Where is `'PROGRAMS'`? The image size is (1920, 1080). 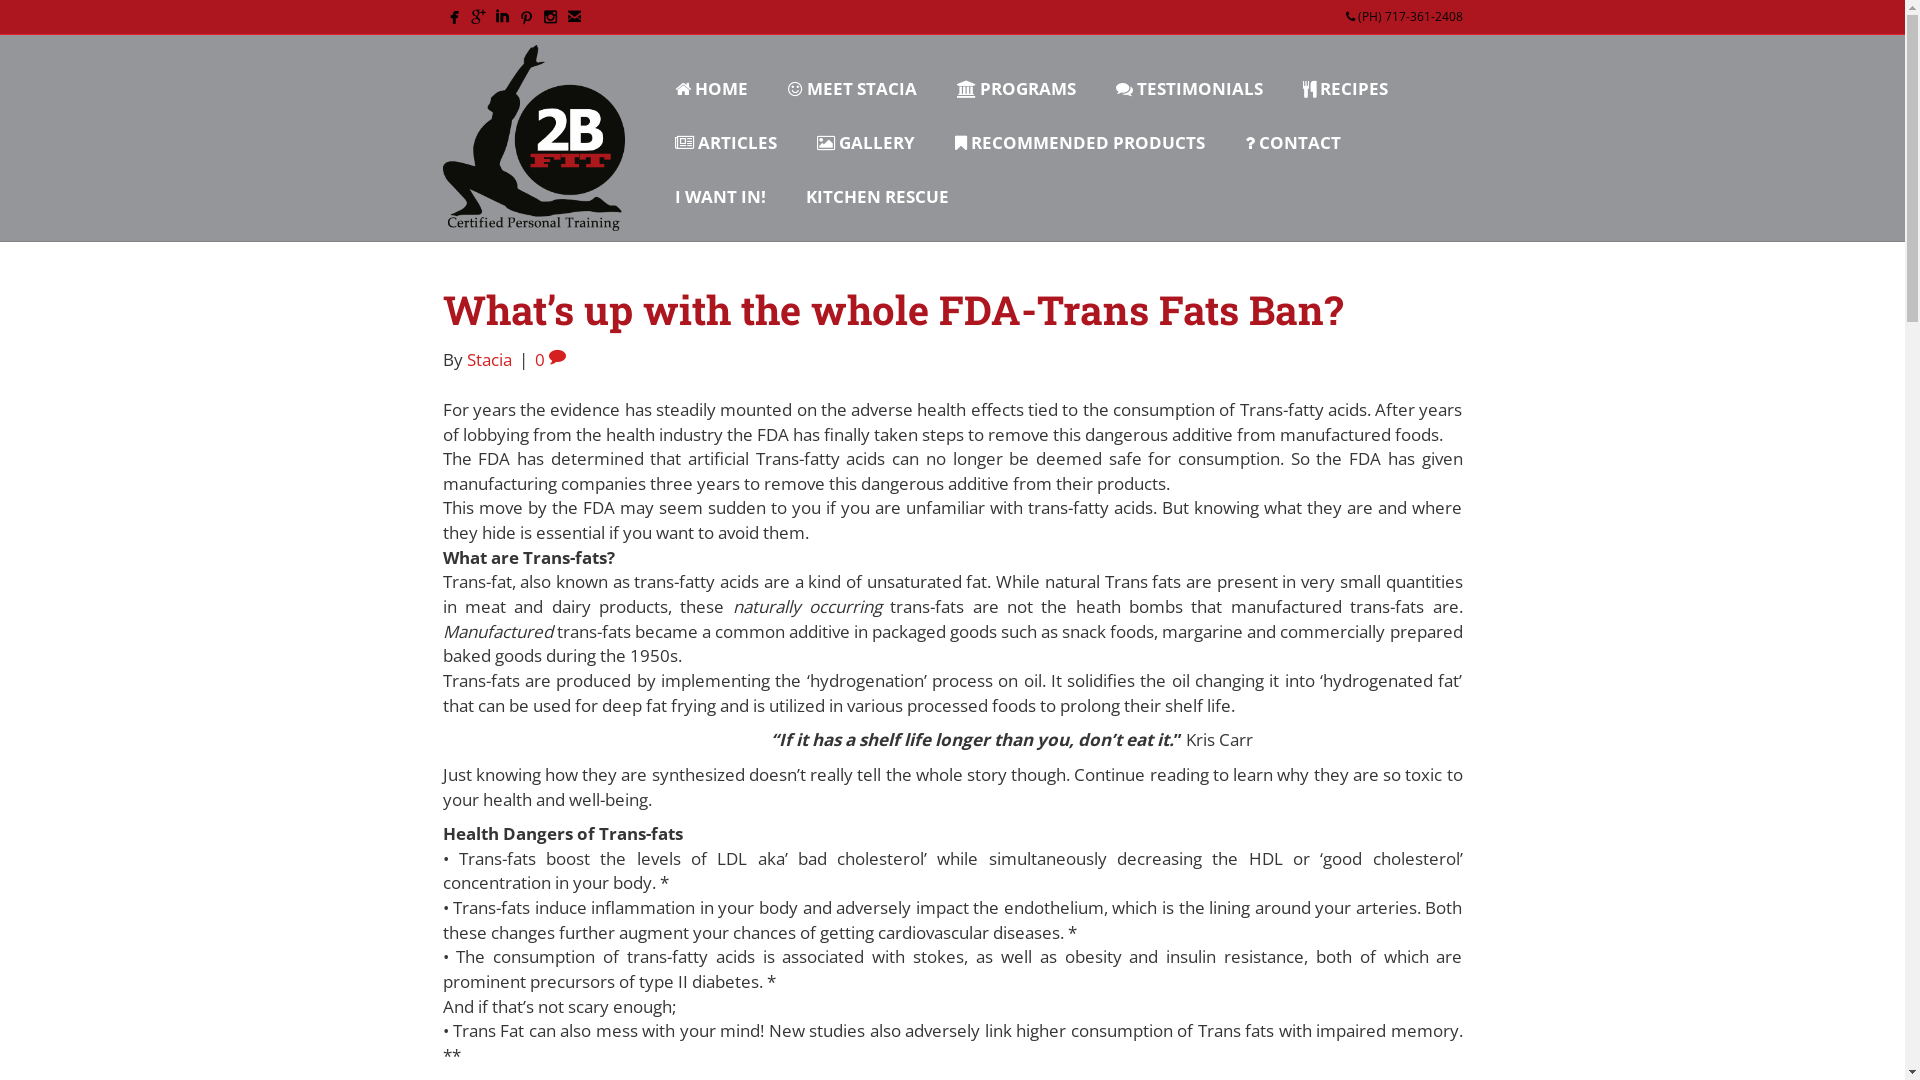 'PROGRAMS' is located at coordinates (935, 83).